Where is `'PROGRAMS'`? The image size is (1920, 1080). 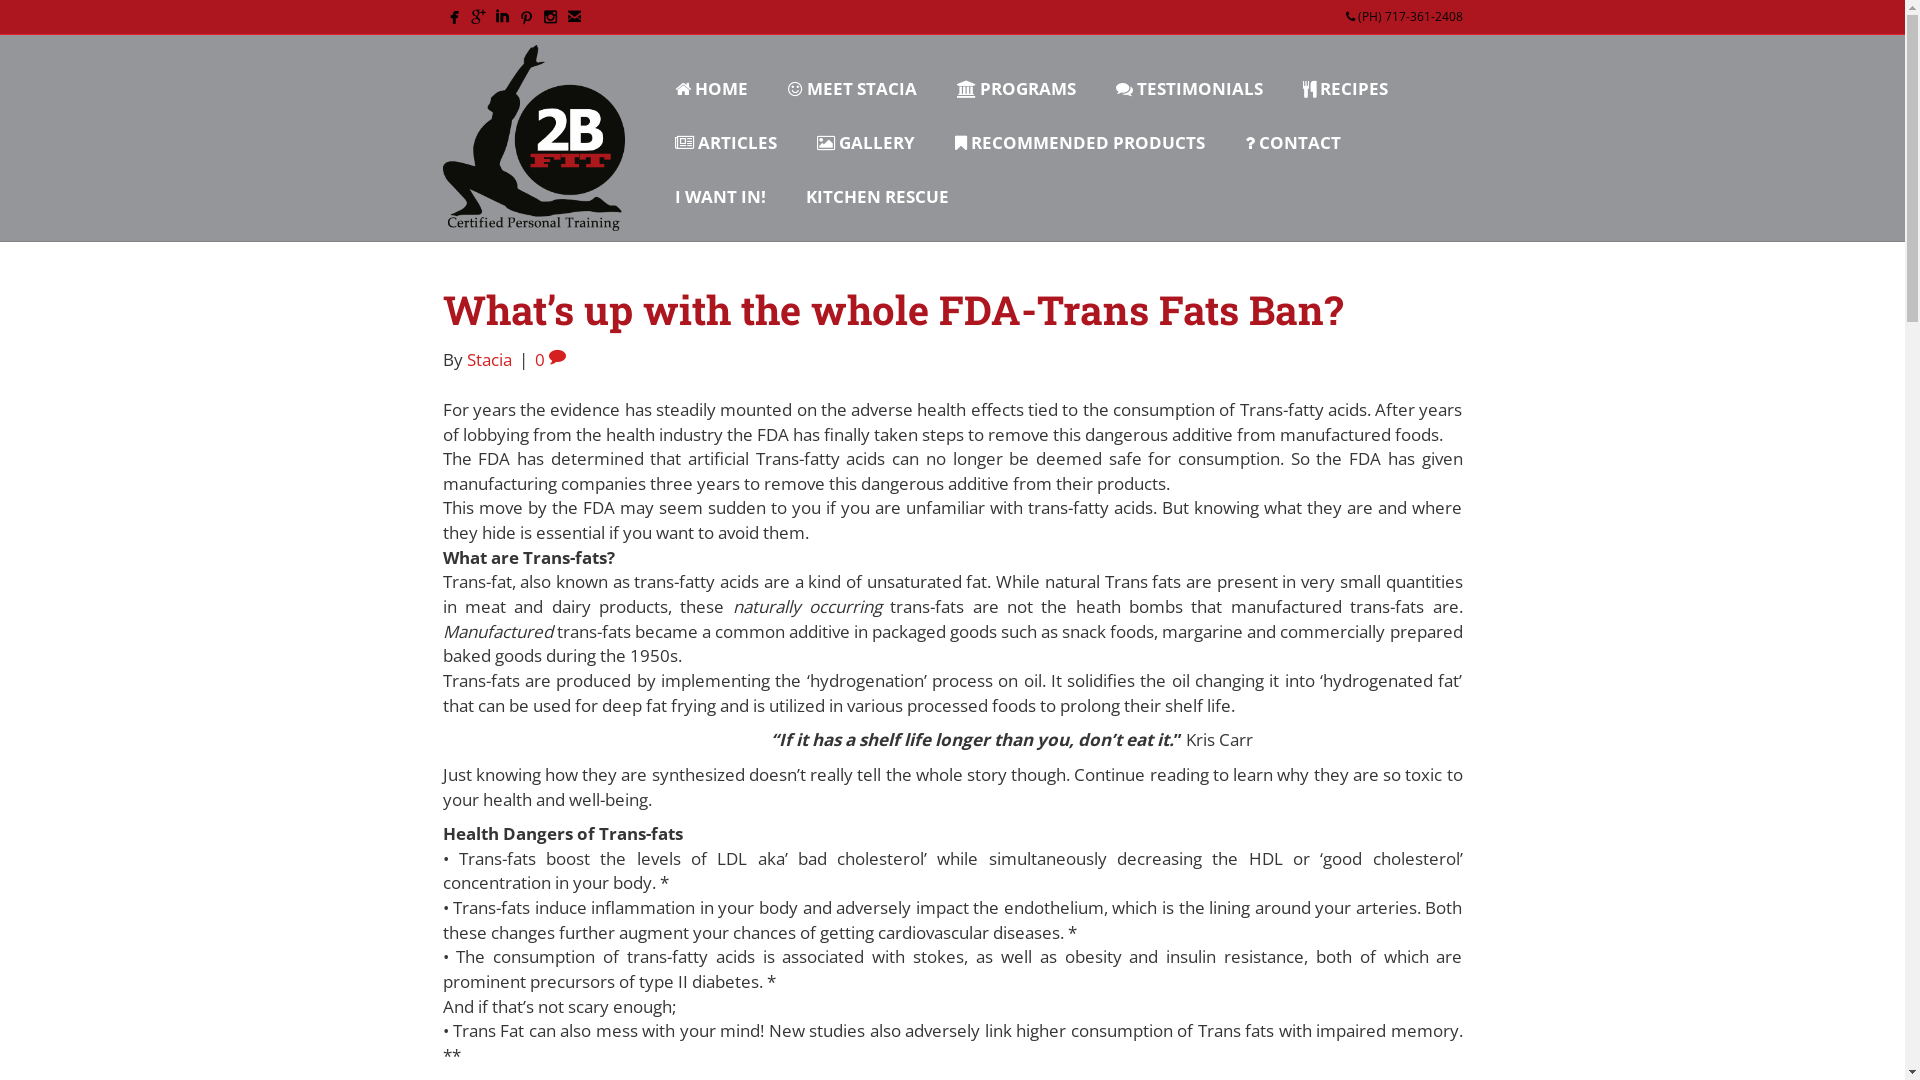 'PROGRAMS' is located at coordinates (935, 83).